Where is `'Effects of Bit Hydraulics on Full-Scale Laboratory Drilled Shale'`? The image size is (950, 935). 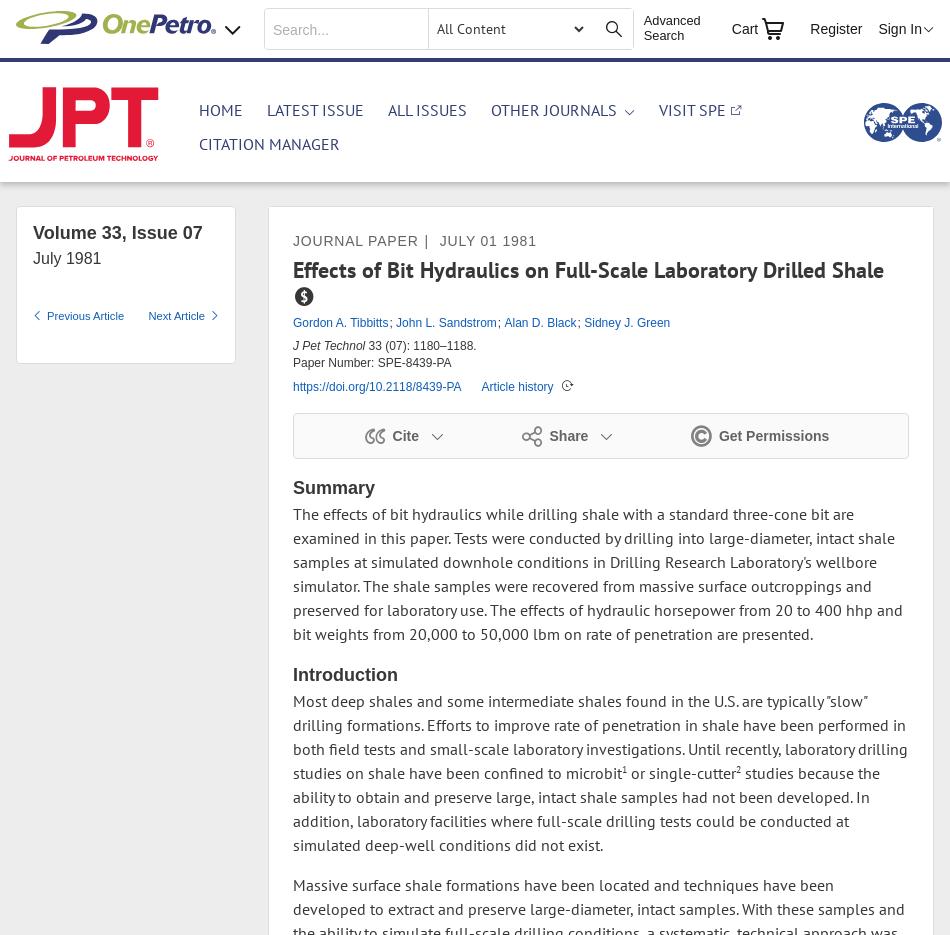 'Effects of Bit Hydraulics on Full-Scale Laboratory Drilled Shale' is located at coordinates (588, 268).